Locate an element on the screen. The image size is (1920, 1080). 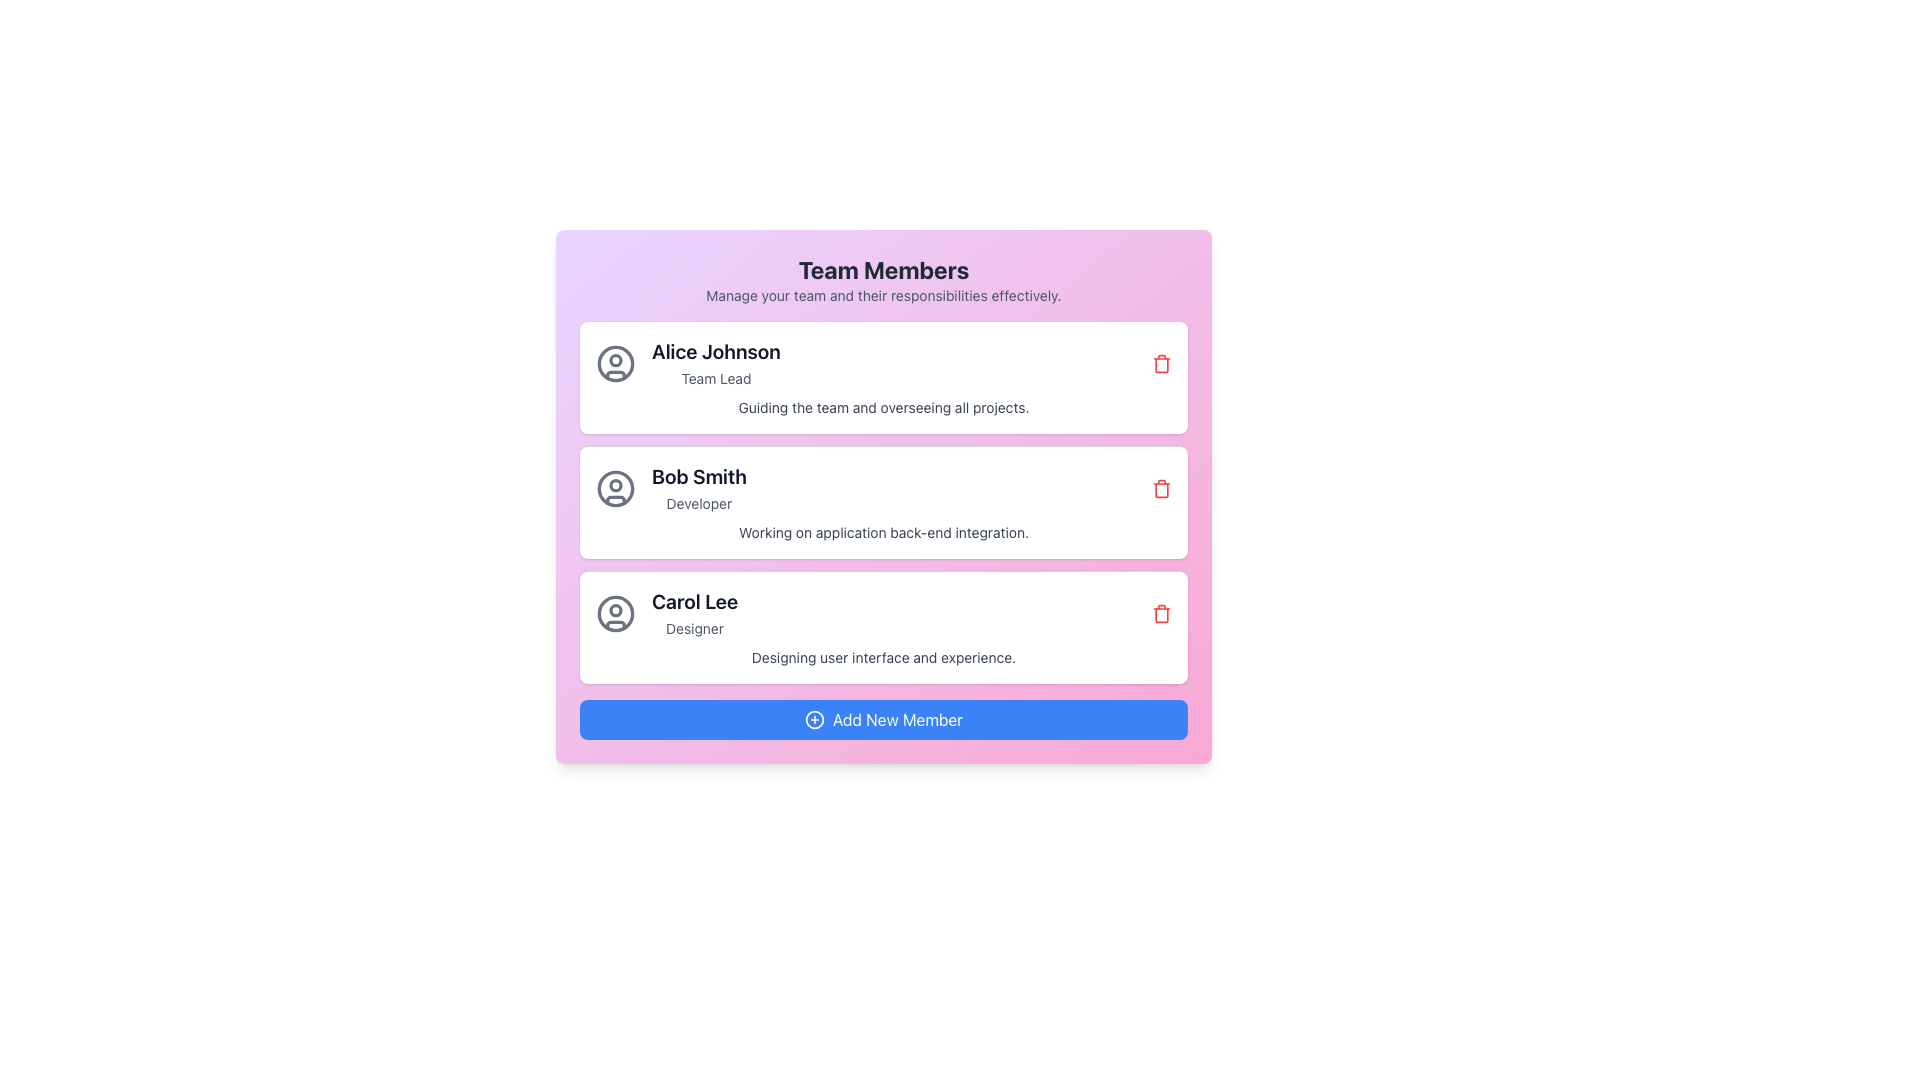
the text label indicating the role or designation of the user named 'Bob Smith', located directly below the text 'Bob Smith' in the user list is located at coordinates (699, 502).